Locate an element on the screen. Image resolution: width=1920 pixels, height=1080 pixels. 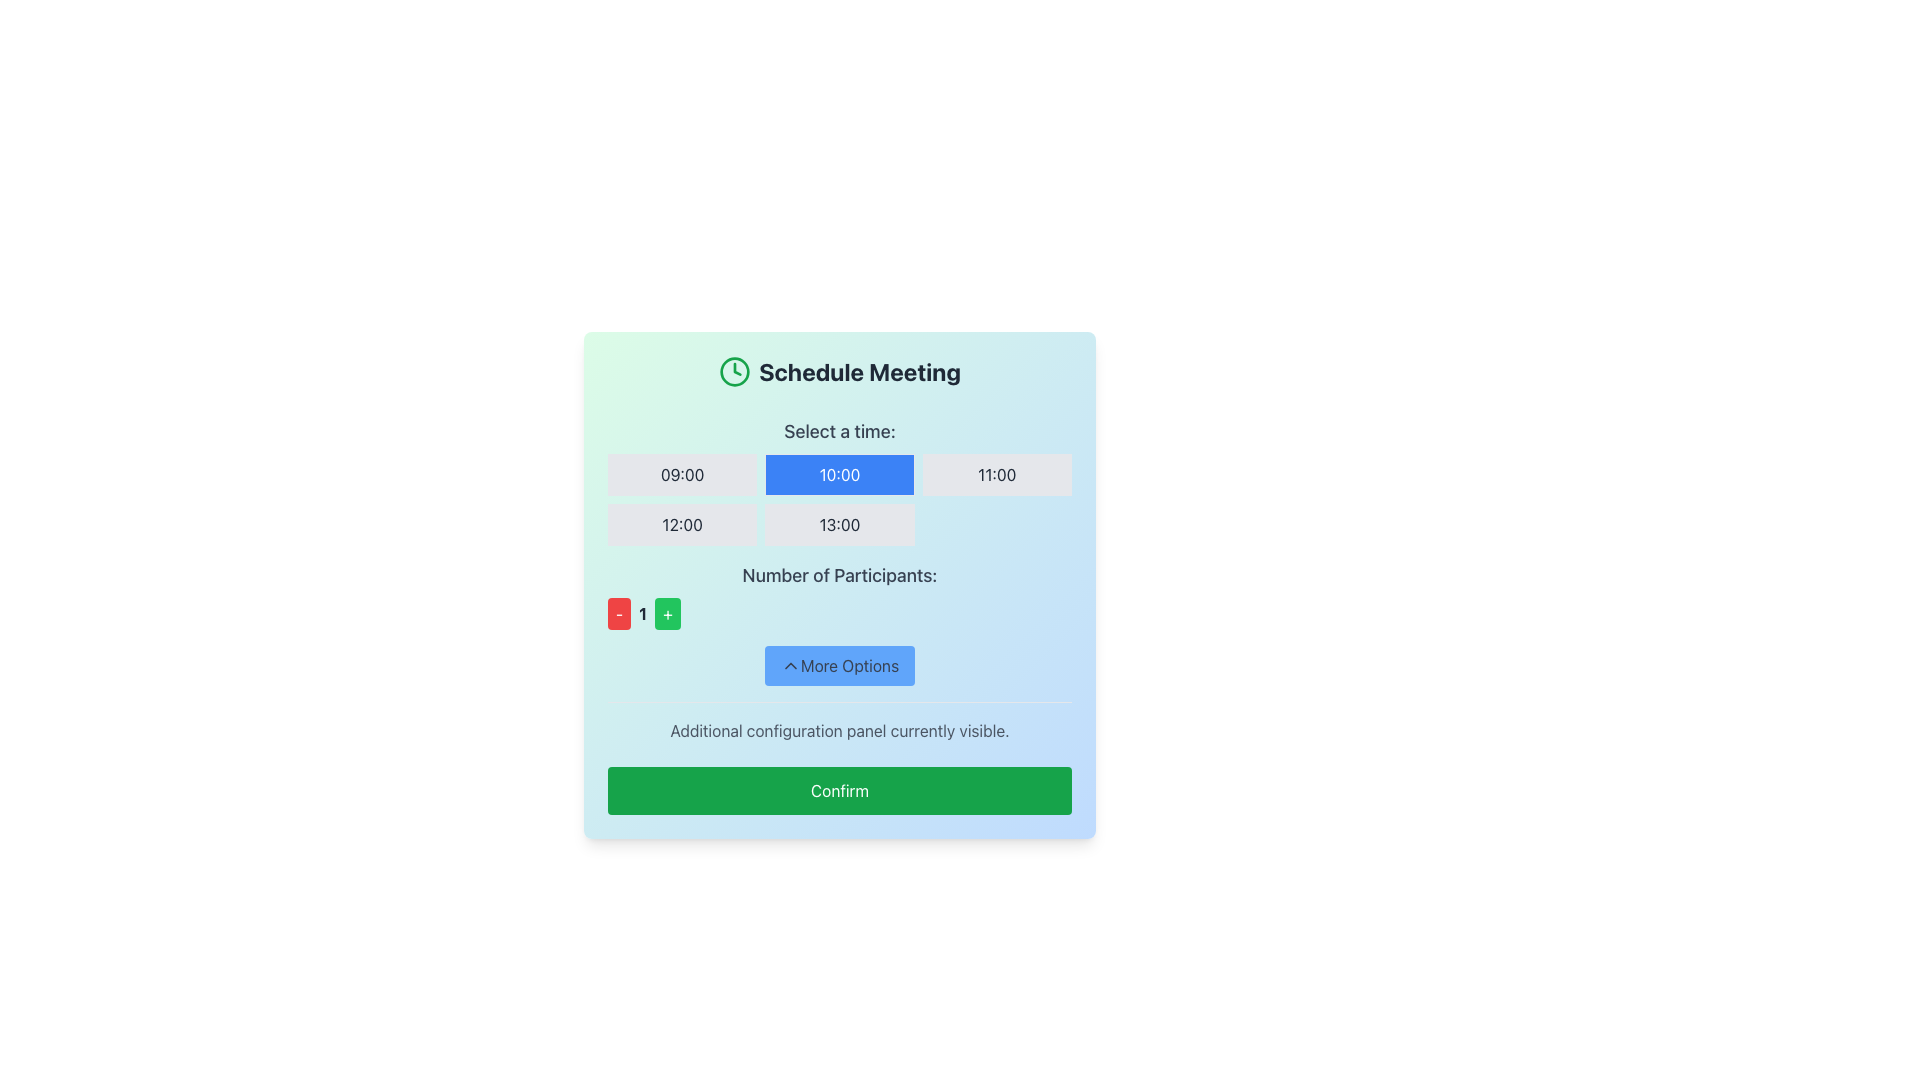
the static text label that displays a message or status update to the user, located above the 'Confirm' button and below the 'More Options' button in the centered dialog interface is located at coordinates (840, 722).